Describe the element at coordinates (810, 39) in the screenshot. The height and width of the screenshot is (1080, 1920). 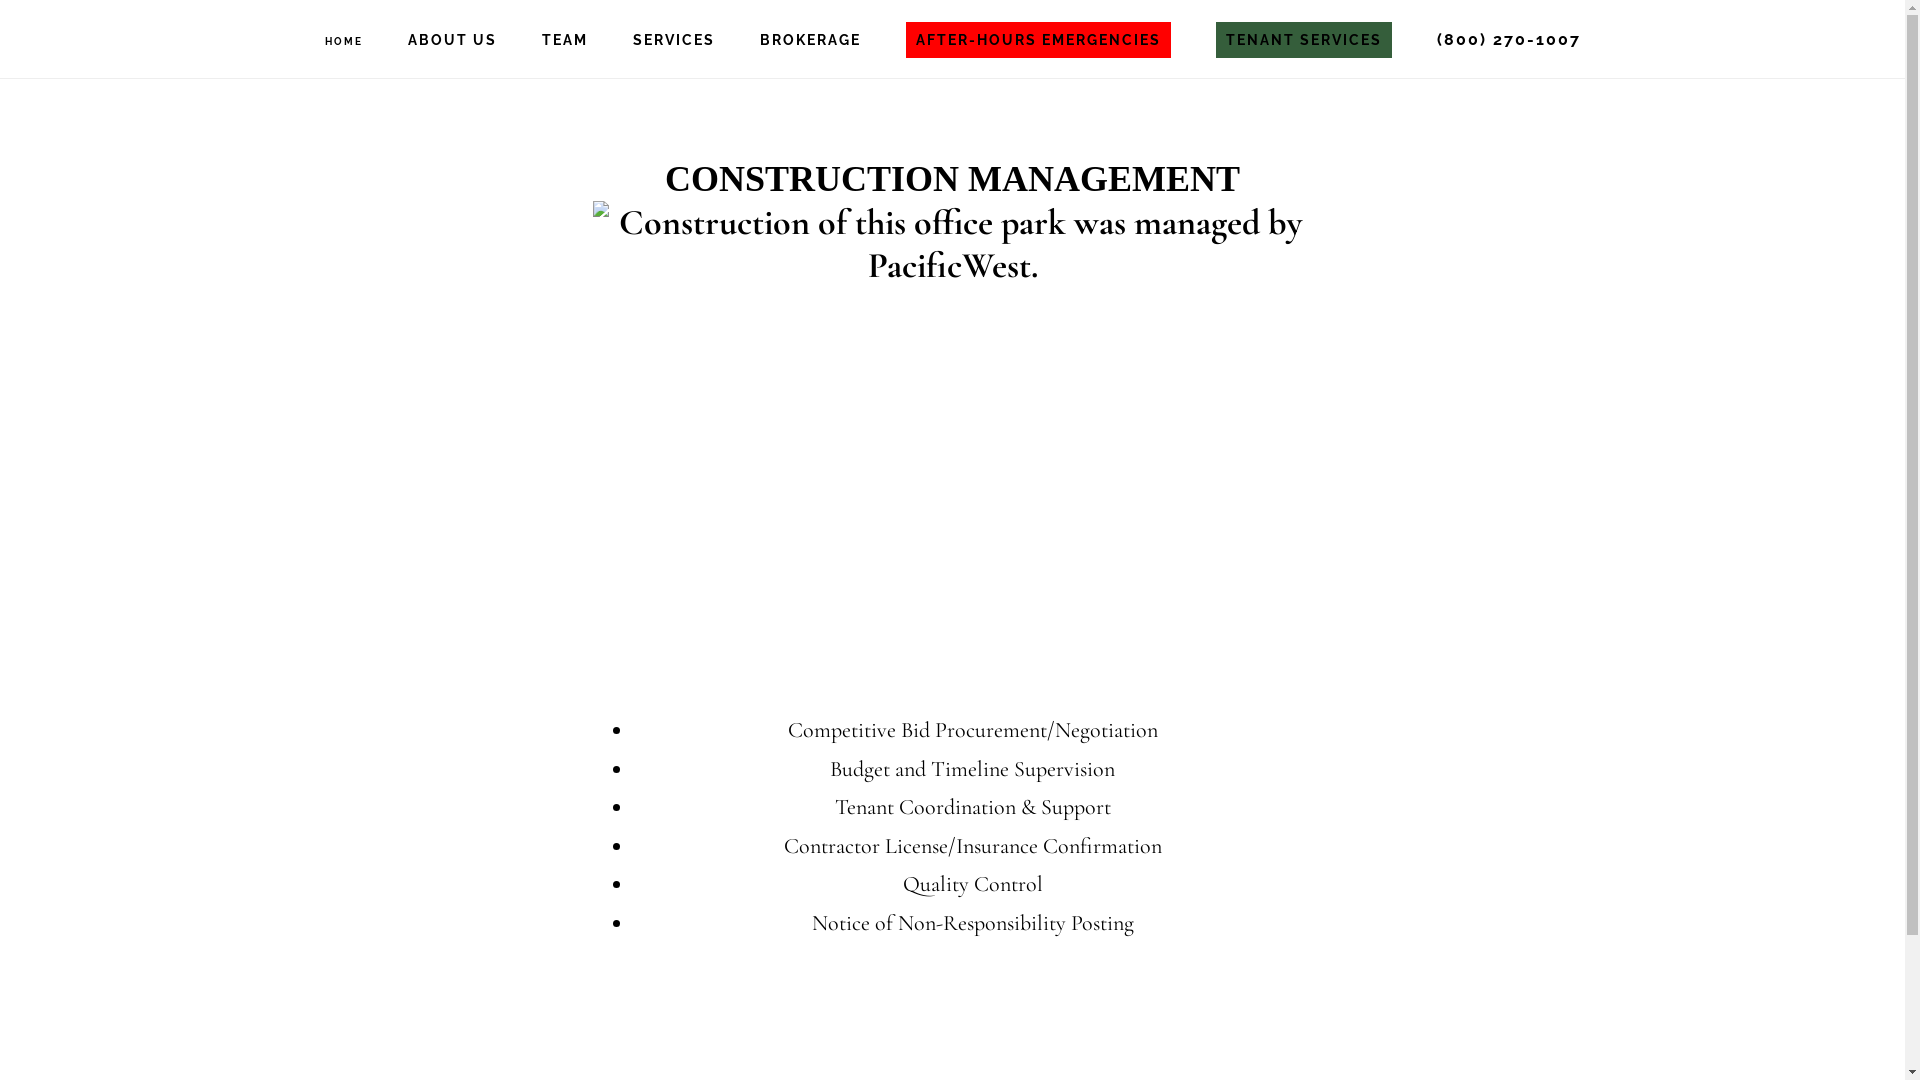
I see `'BROKERAGE'` at that location.